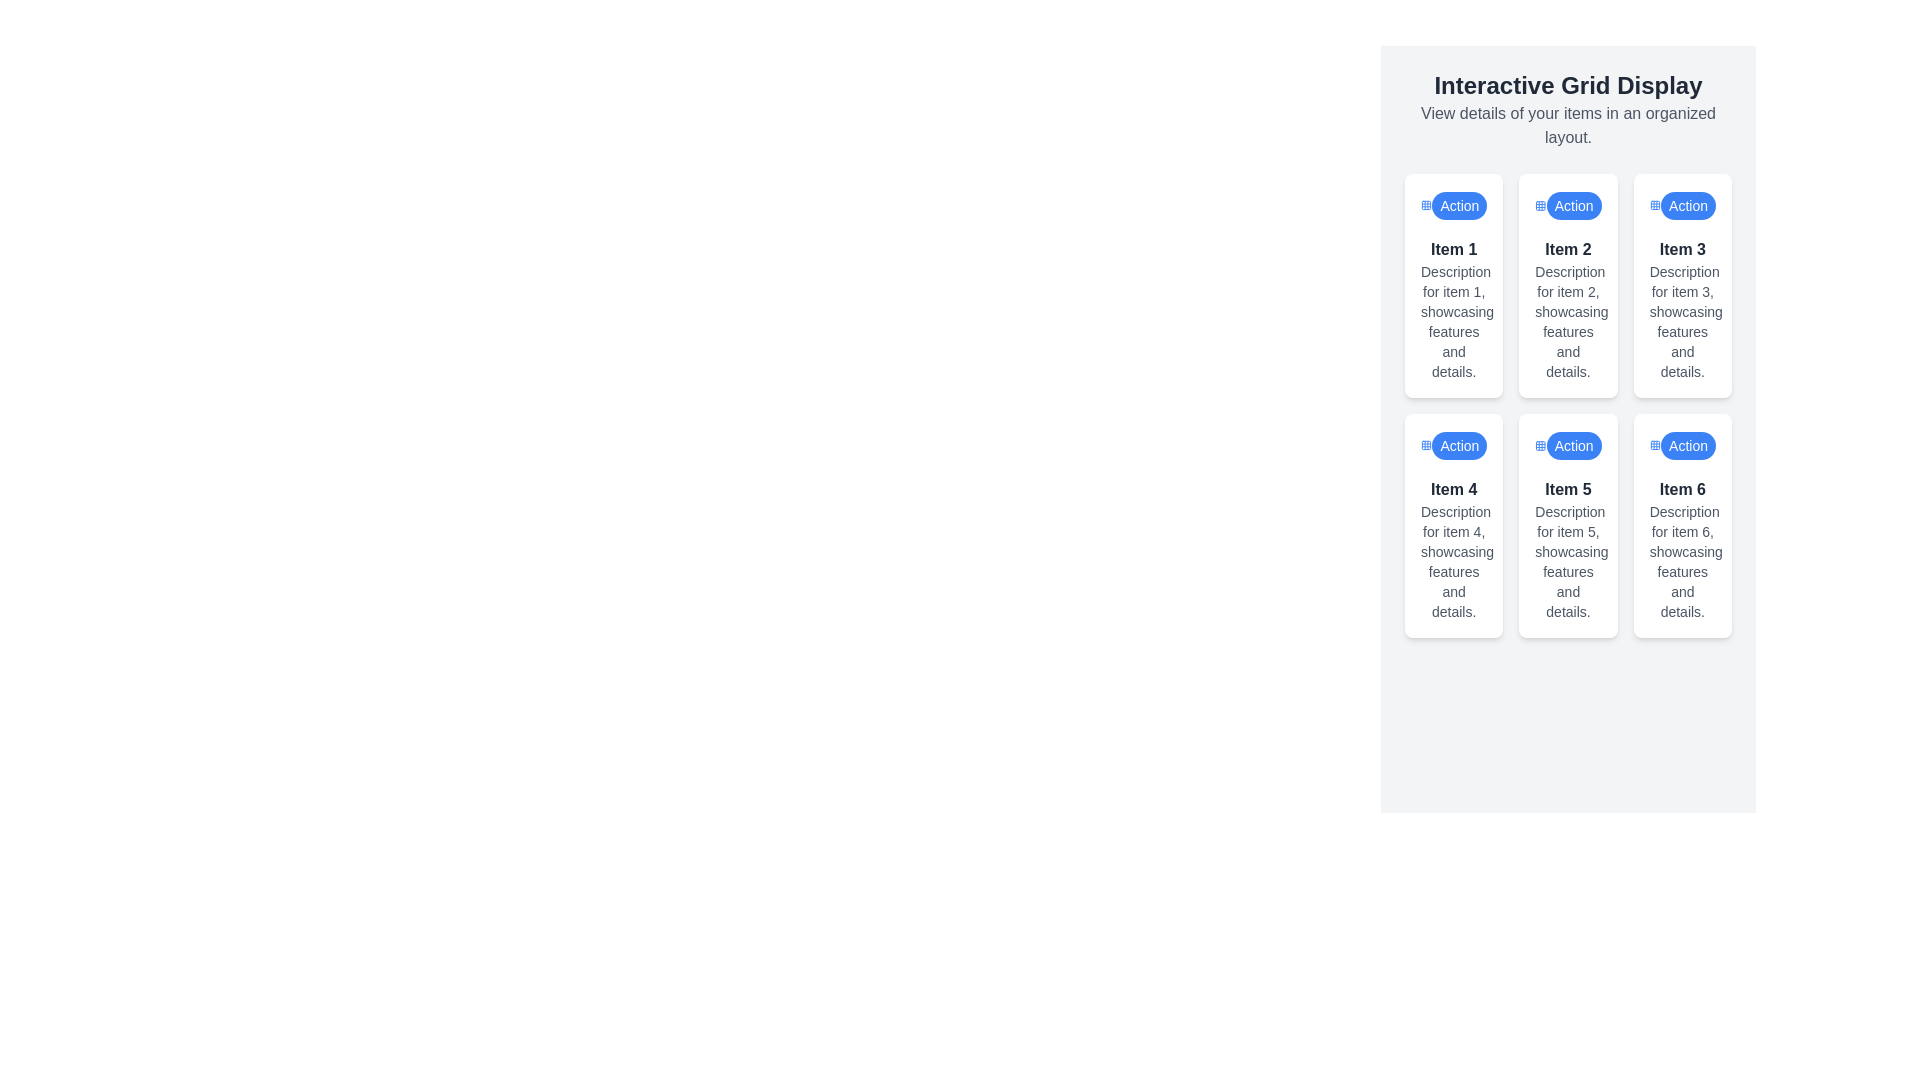  What do you see at coordinates (1567, 445) in the screenshot?
I see `the button located at the top-right corner of the 'Item 5' card` at bounding box center [1567, 445].